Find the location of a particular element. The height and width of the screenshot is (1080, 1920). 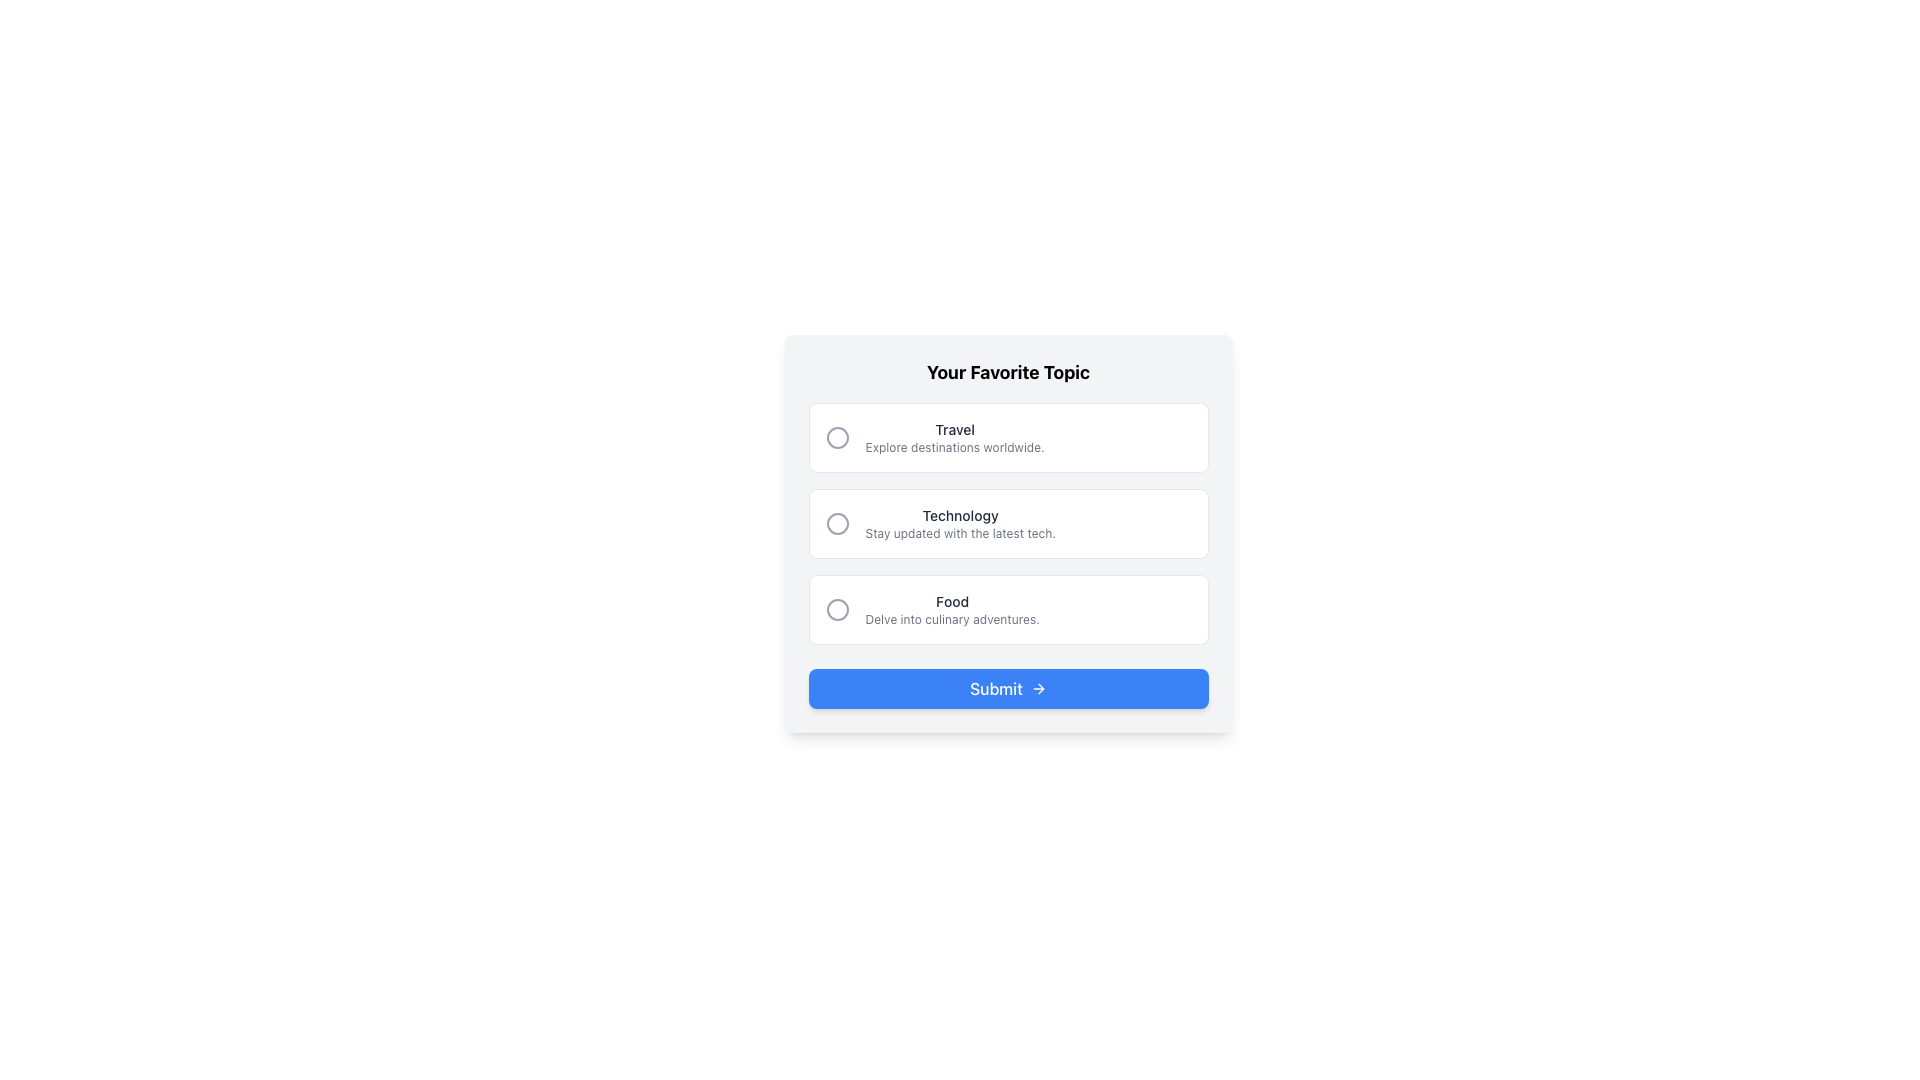

the decorative Circle (SVG) element located to the left of the 'Travel' option in the 'Your Favorite Topic' list is located at coordinates (837, 437).